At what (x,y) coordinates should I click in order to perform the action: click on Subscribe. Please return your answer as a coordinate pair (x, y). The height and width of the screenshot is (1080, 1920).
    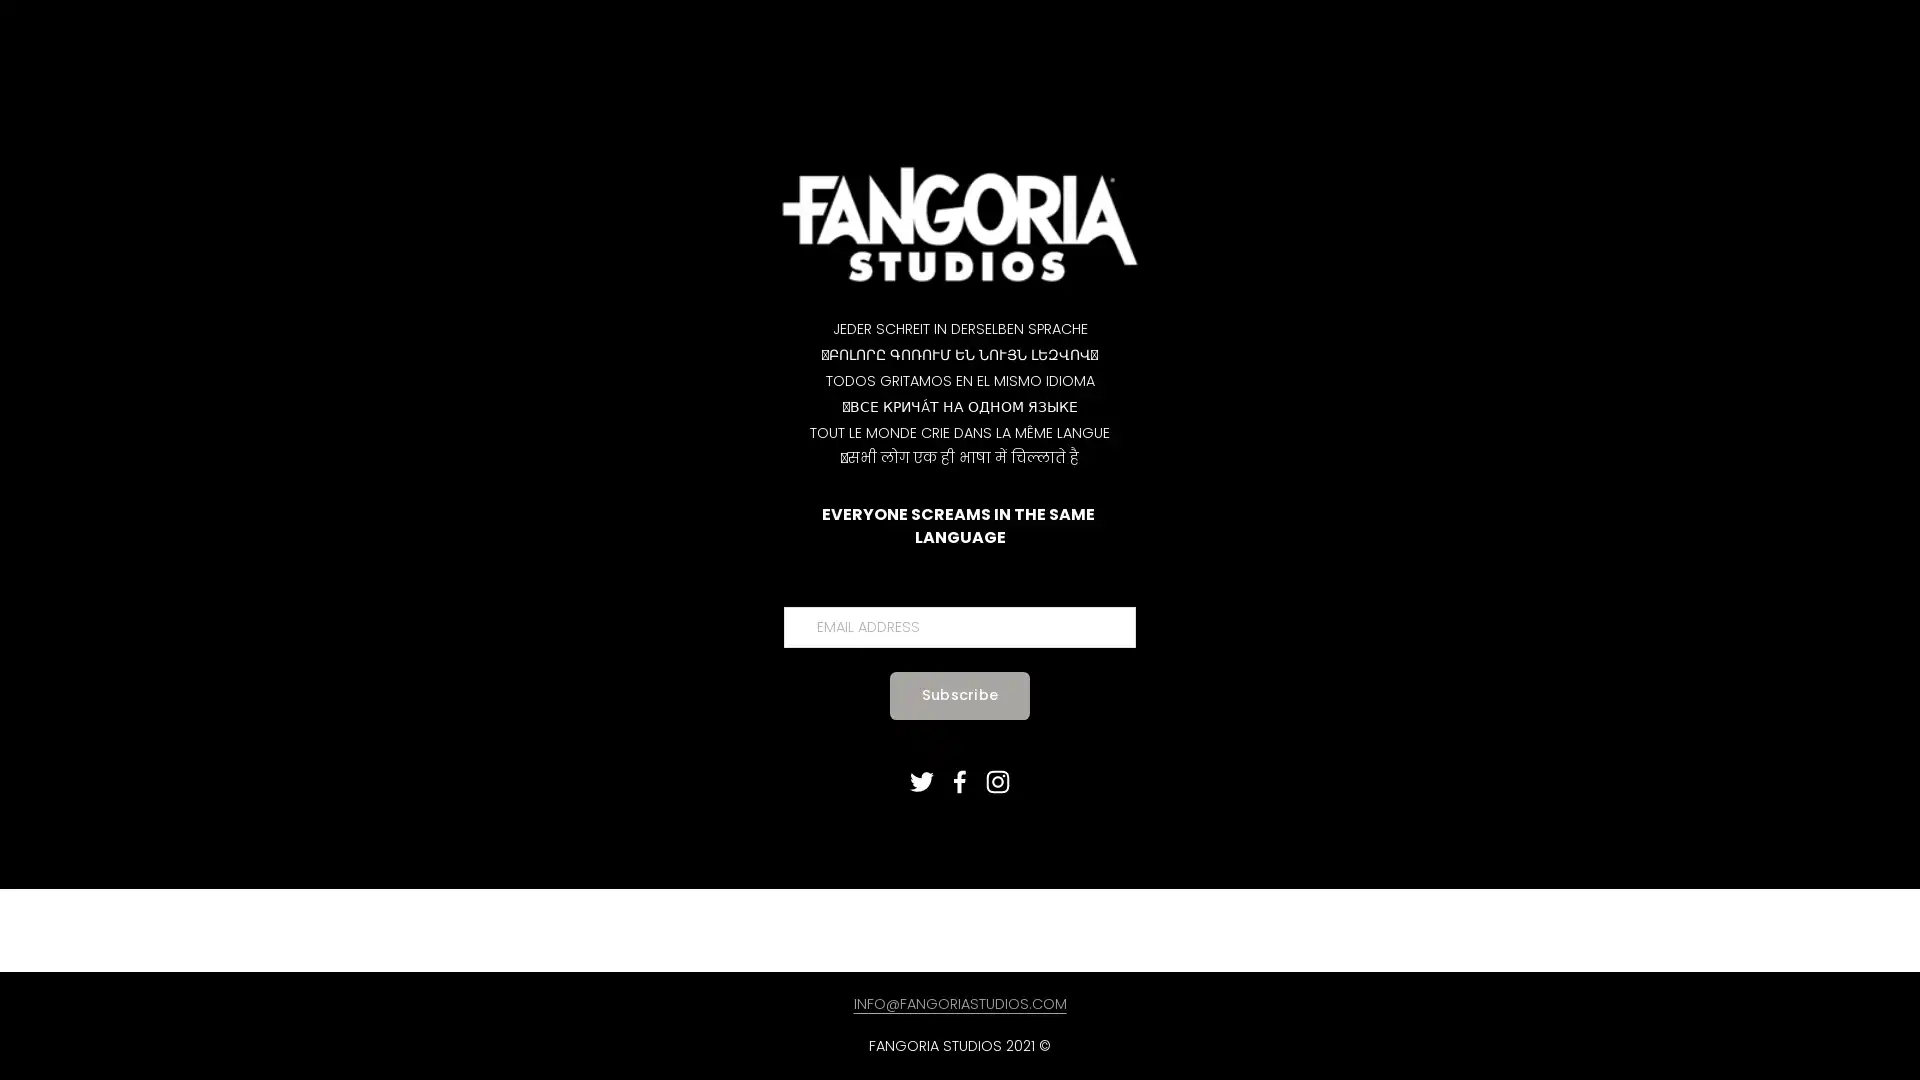
    Looking at the image, I should click on (958, 694).